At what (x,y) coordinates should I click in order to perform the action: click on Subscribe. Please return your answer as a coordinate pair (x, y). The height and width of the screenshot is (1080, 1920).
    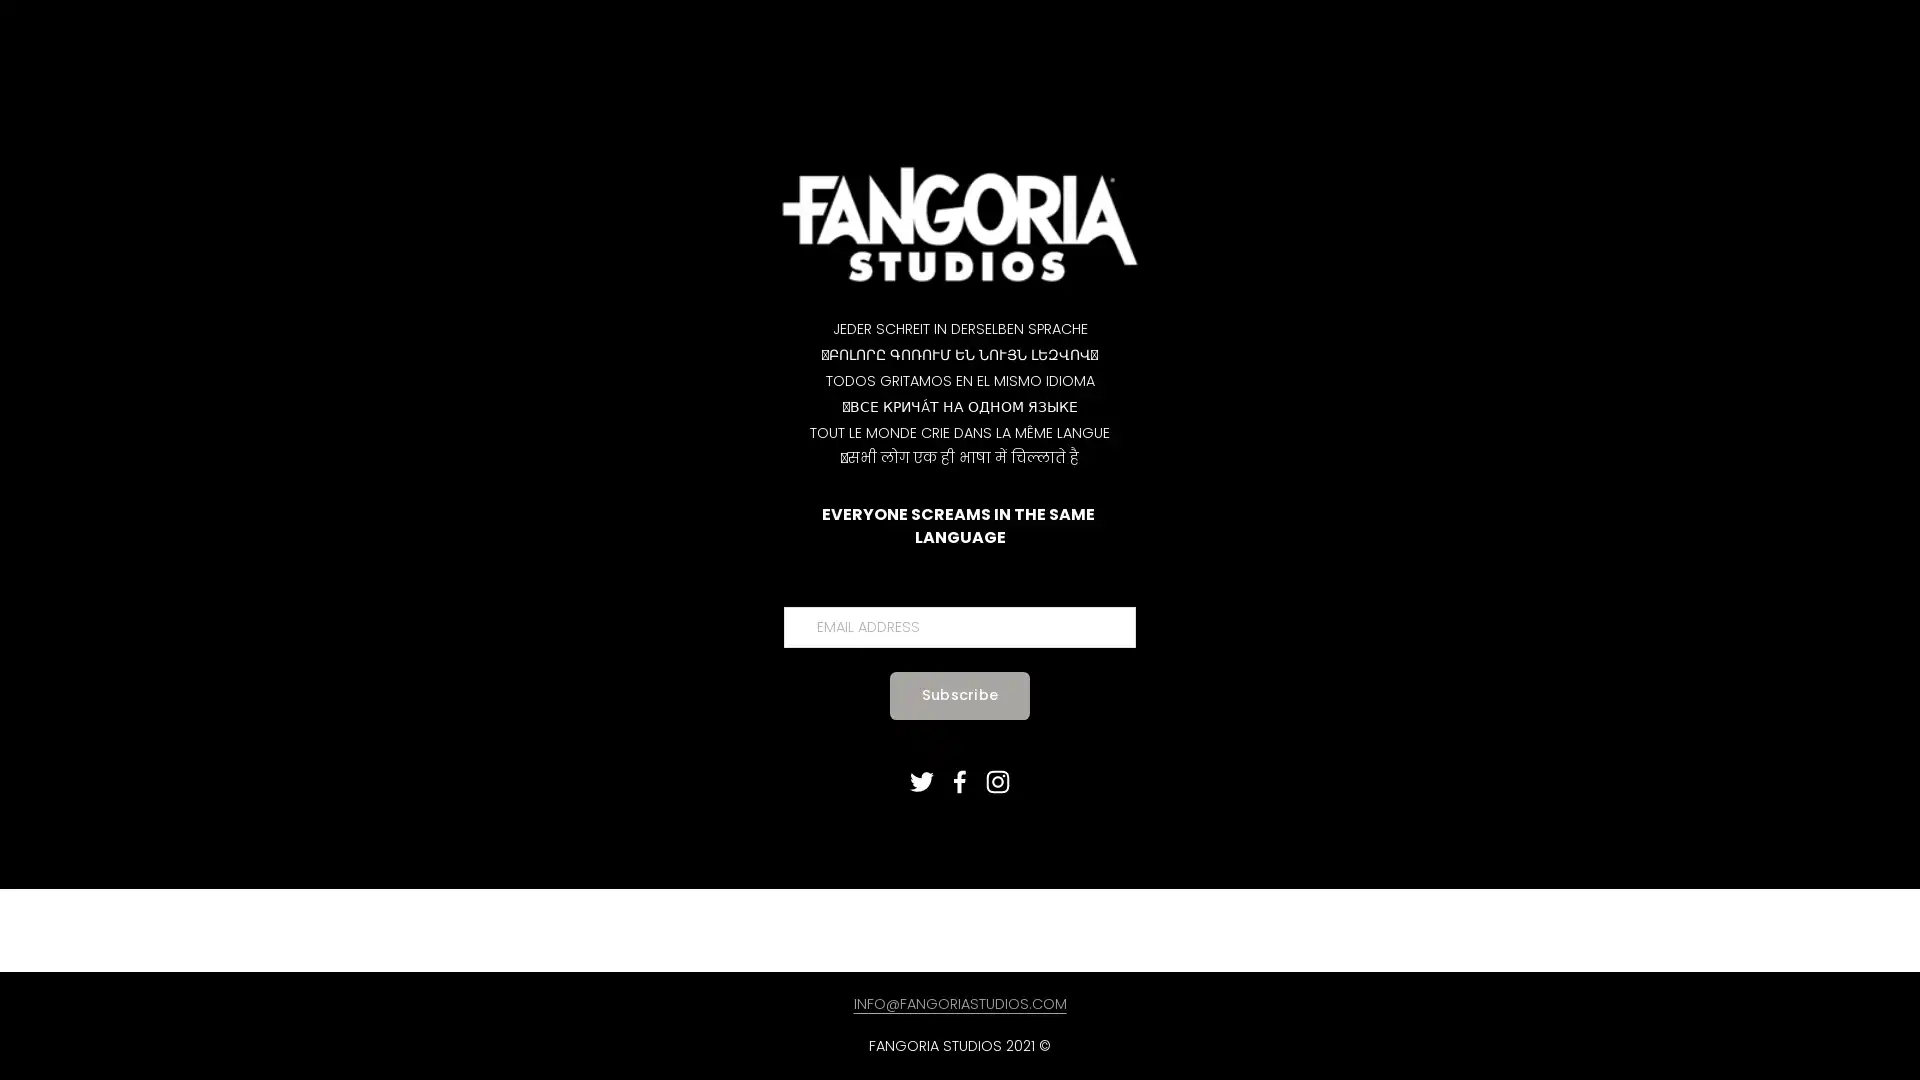
    Looking at the image, I should click on (958, 694).